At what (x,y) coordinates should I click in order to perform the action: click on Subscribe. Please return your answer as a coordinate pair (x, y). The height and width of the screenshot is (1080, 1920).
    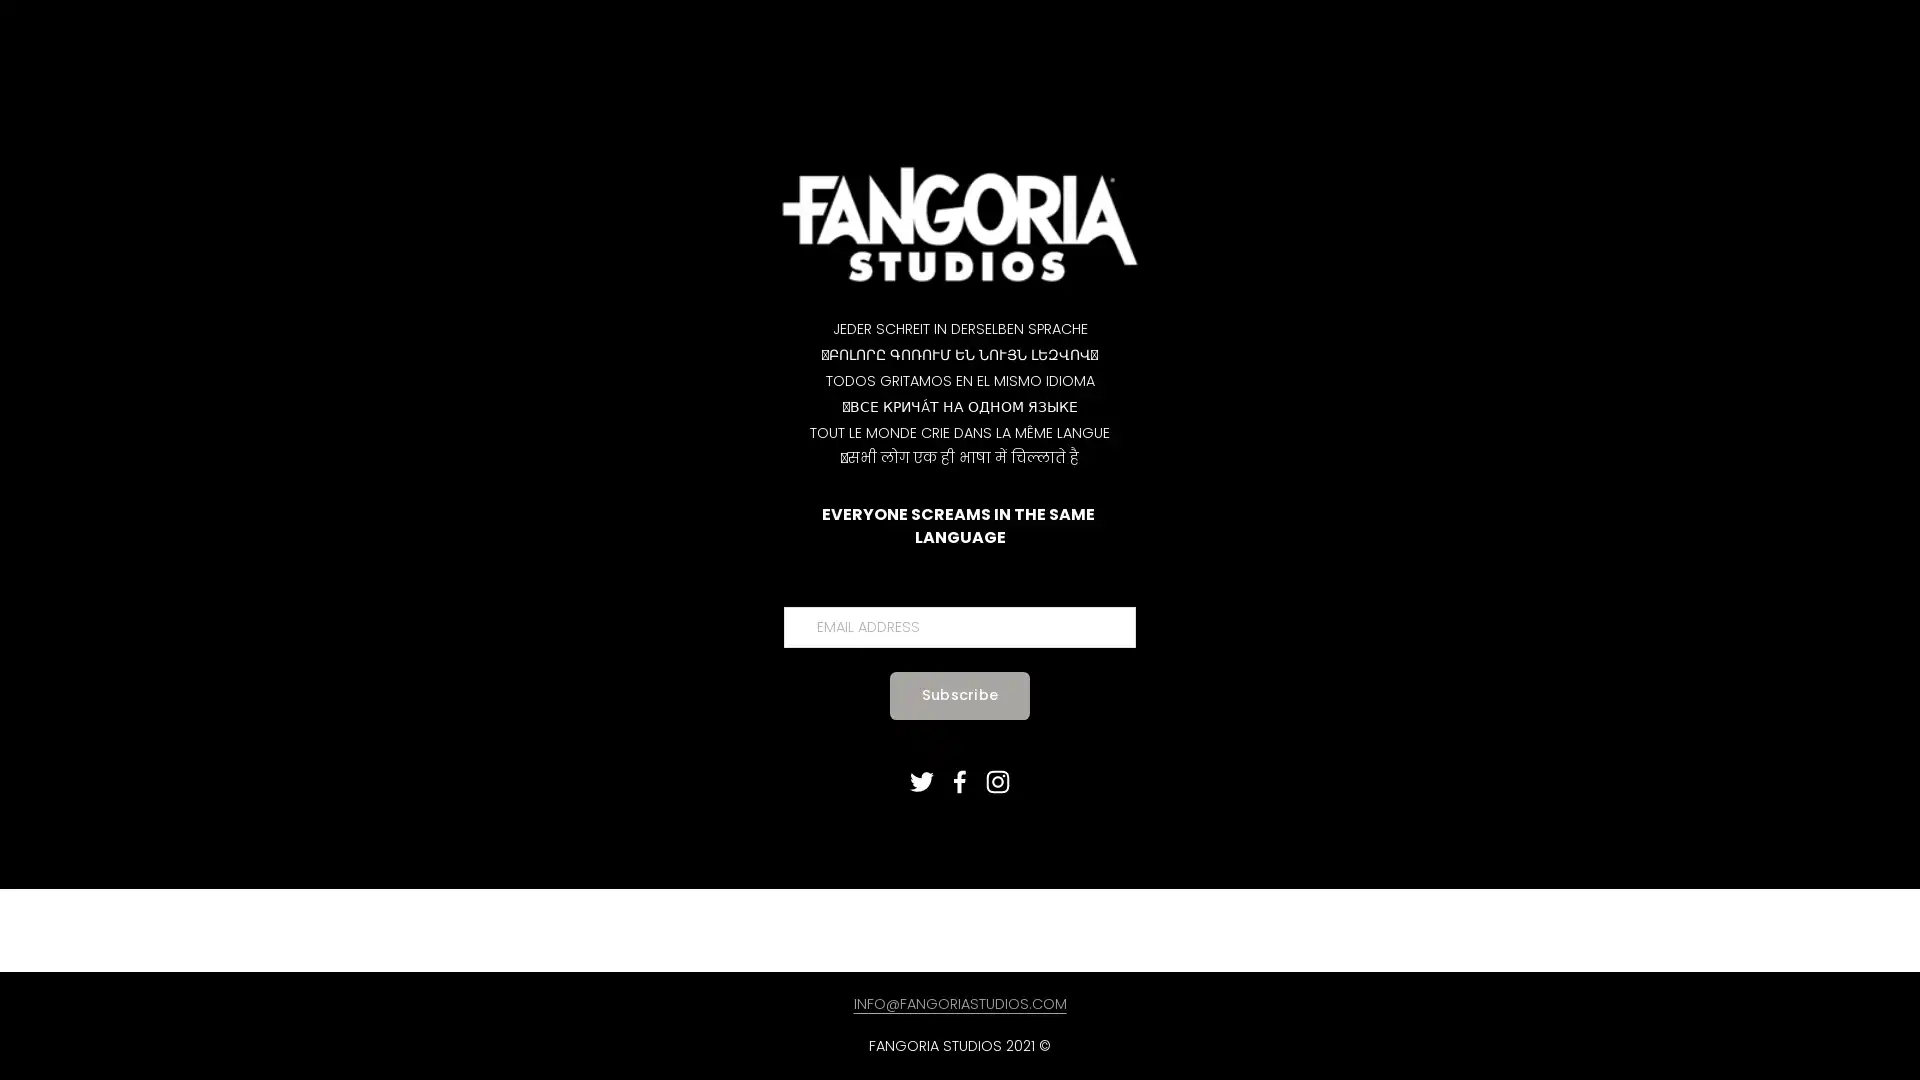
    Looking at the image, I should click on (958, 694).